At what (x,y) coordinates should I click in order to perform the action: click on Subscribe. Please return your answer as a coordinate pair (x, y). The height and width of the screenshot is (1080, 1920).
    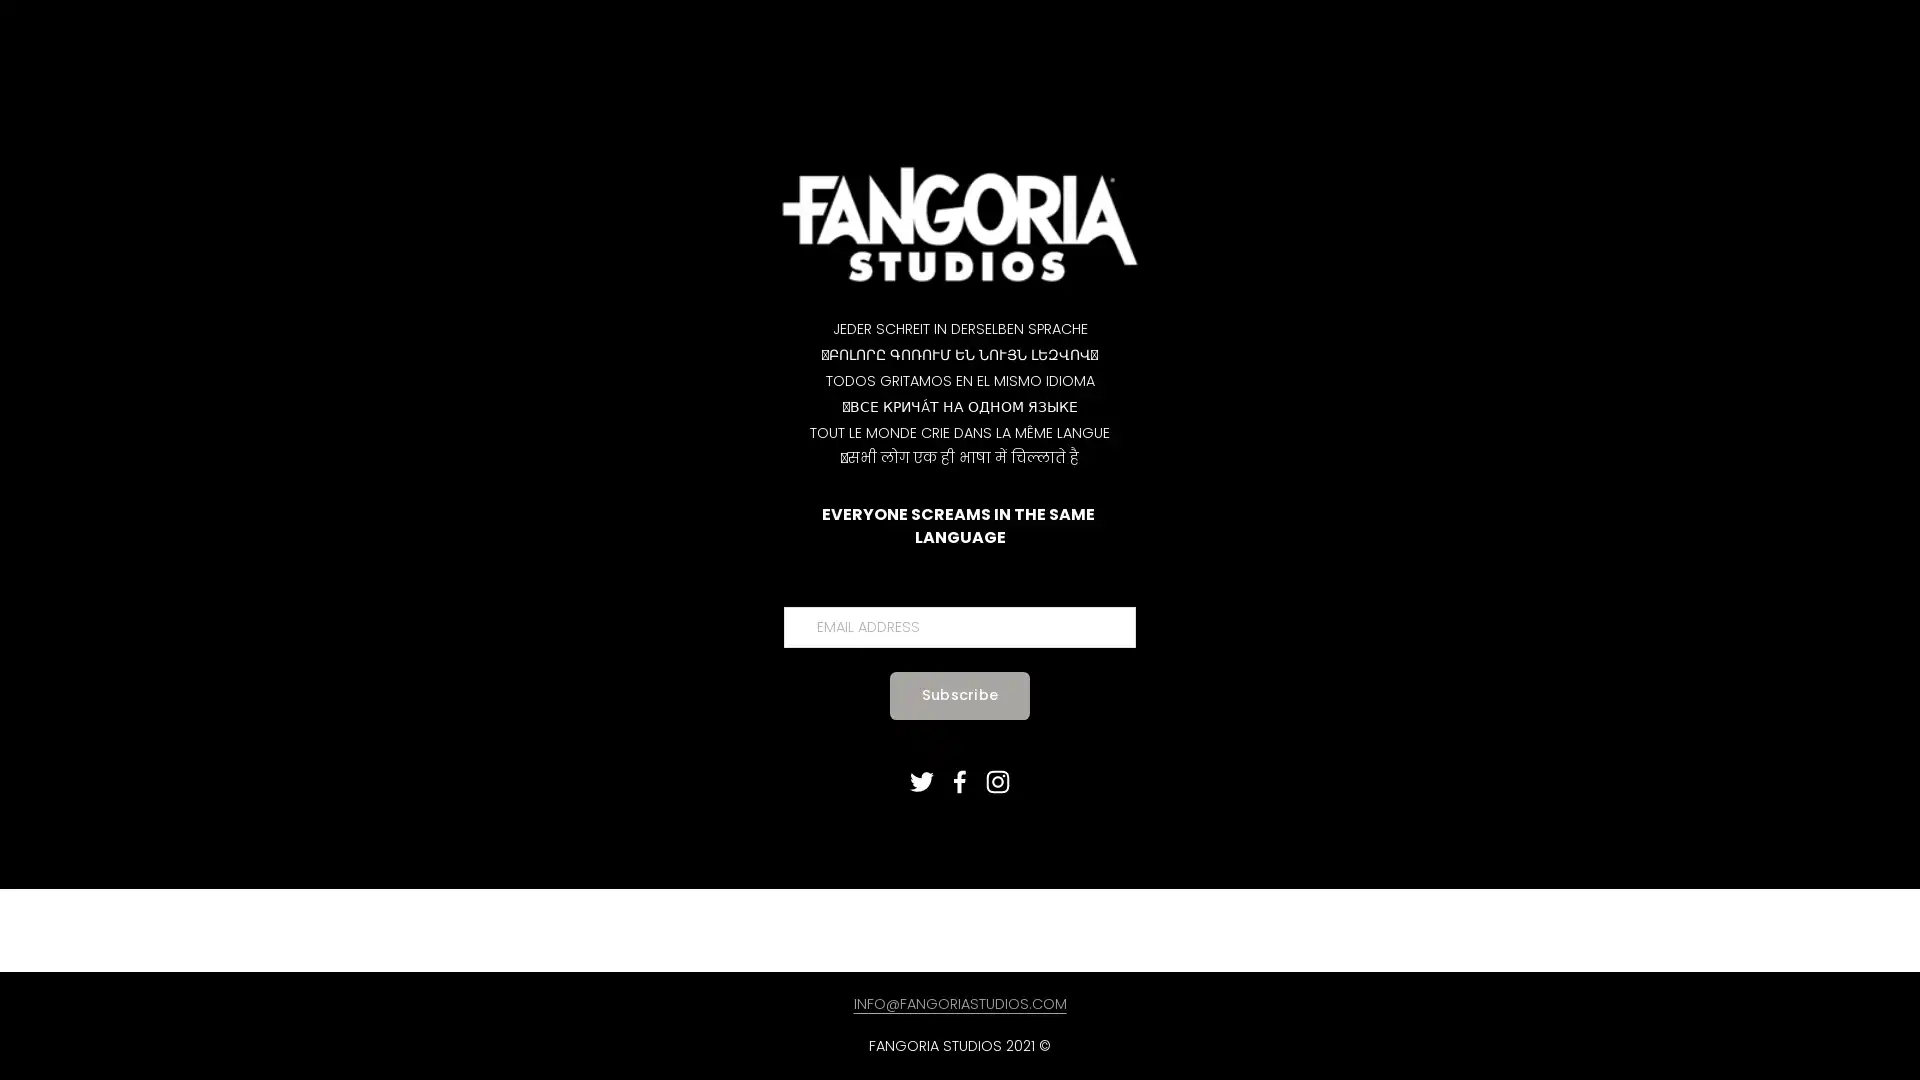
    Looking at the image, I should click on (958, 694).